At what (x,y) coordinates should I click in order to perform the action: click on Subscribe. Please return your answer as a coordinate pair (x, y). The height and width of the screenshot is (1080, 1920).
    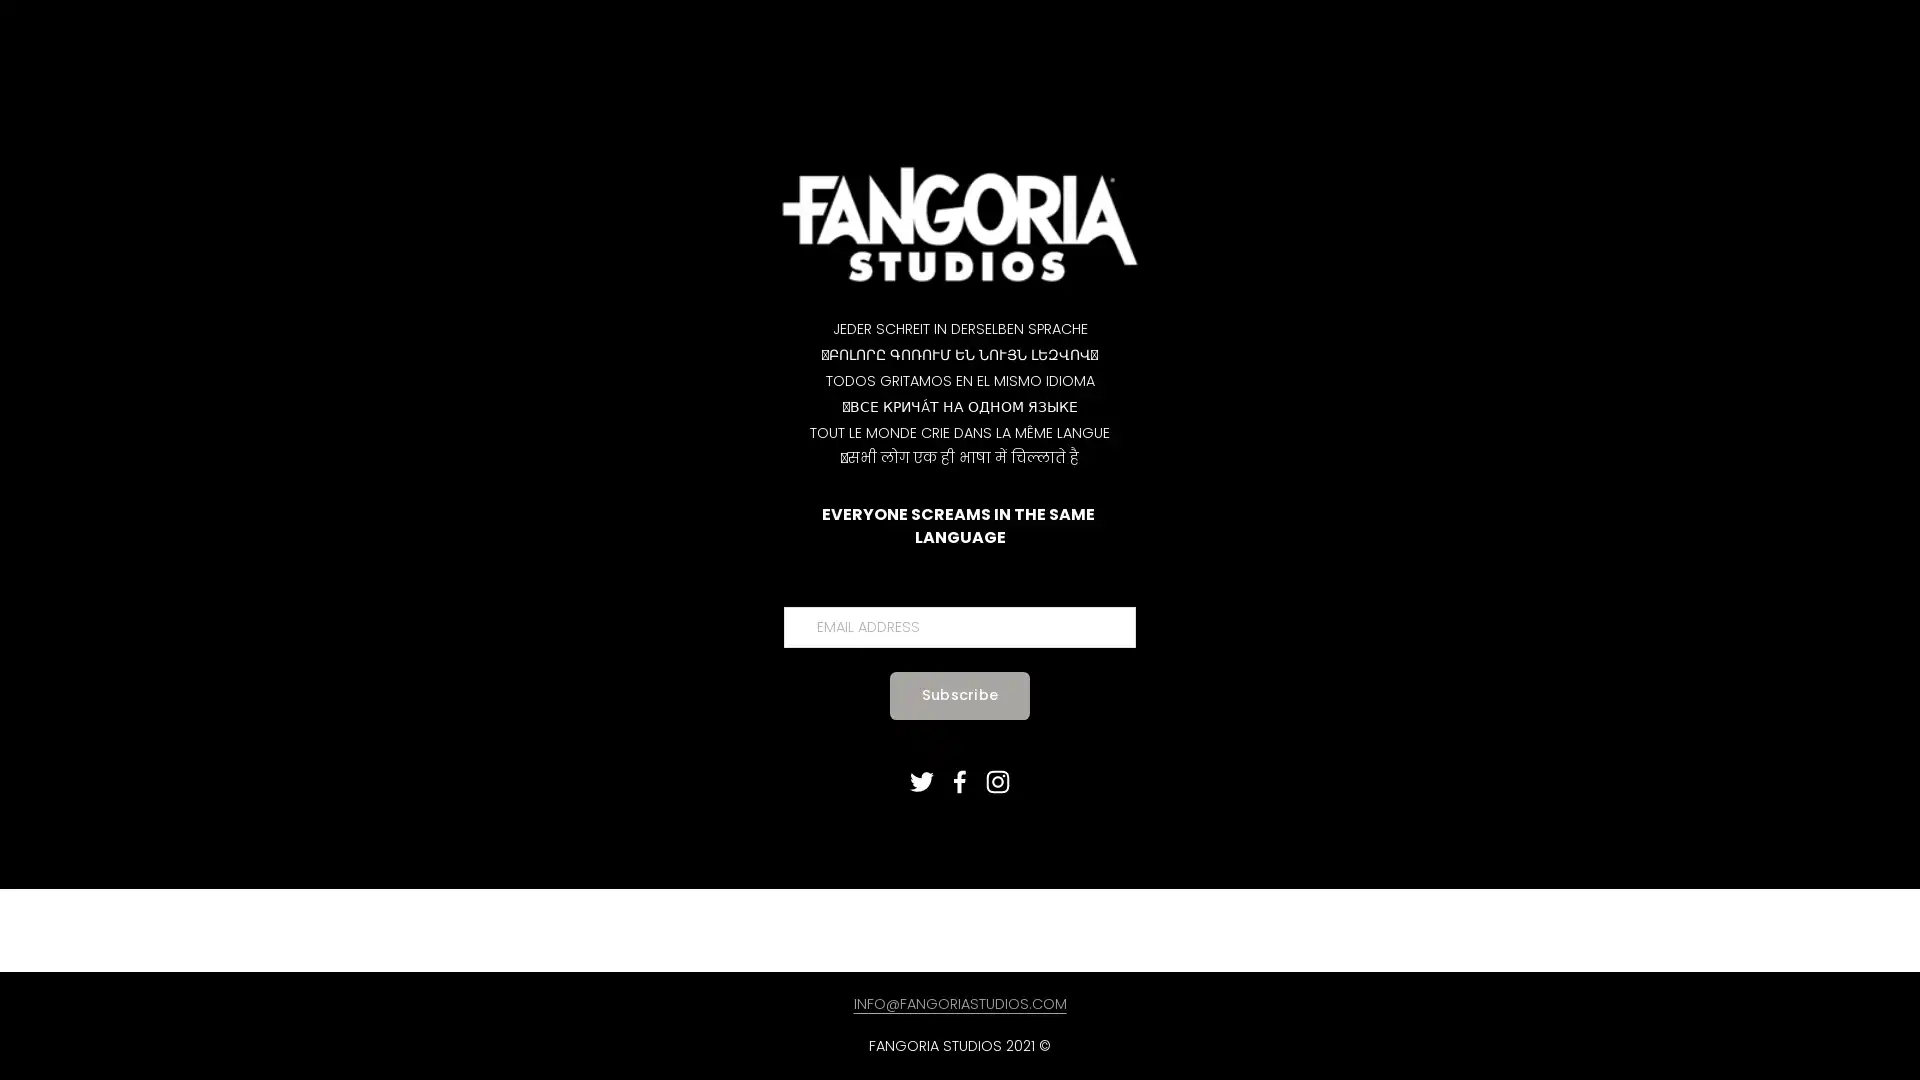
    Looking at the image, I should click on (958, 694).